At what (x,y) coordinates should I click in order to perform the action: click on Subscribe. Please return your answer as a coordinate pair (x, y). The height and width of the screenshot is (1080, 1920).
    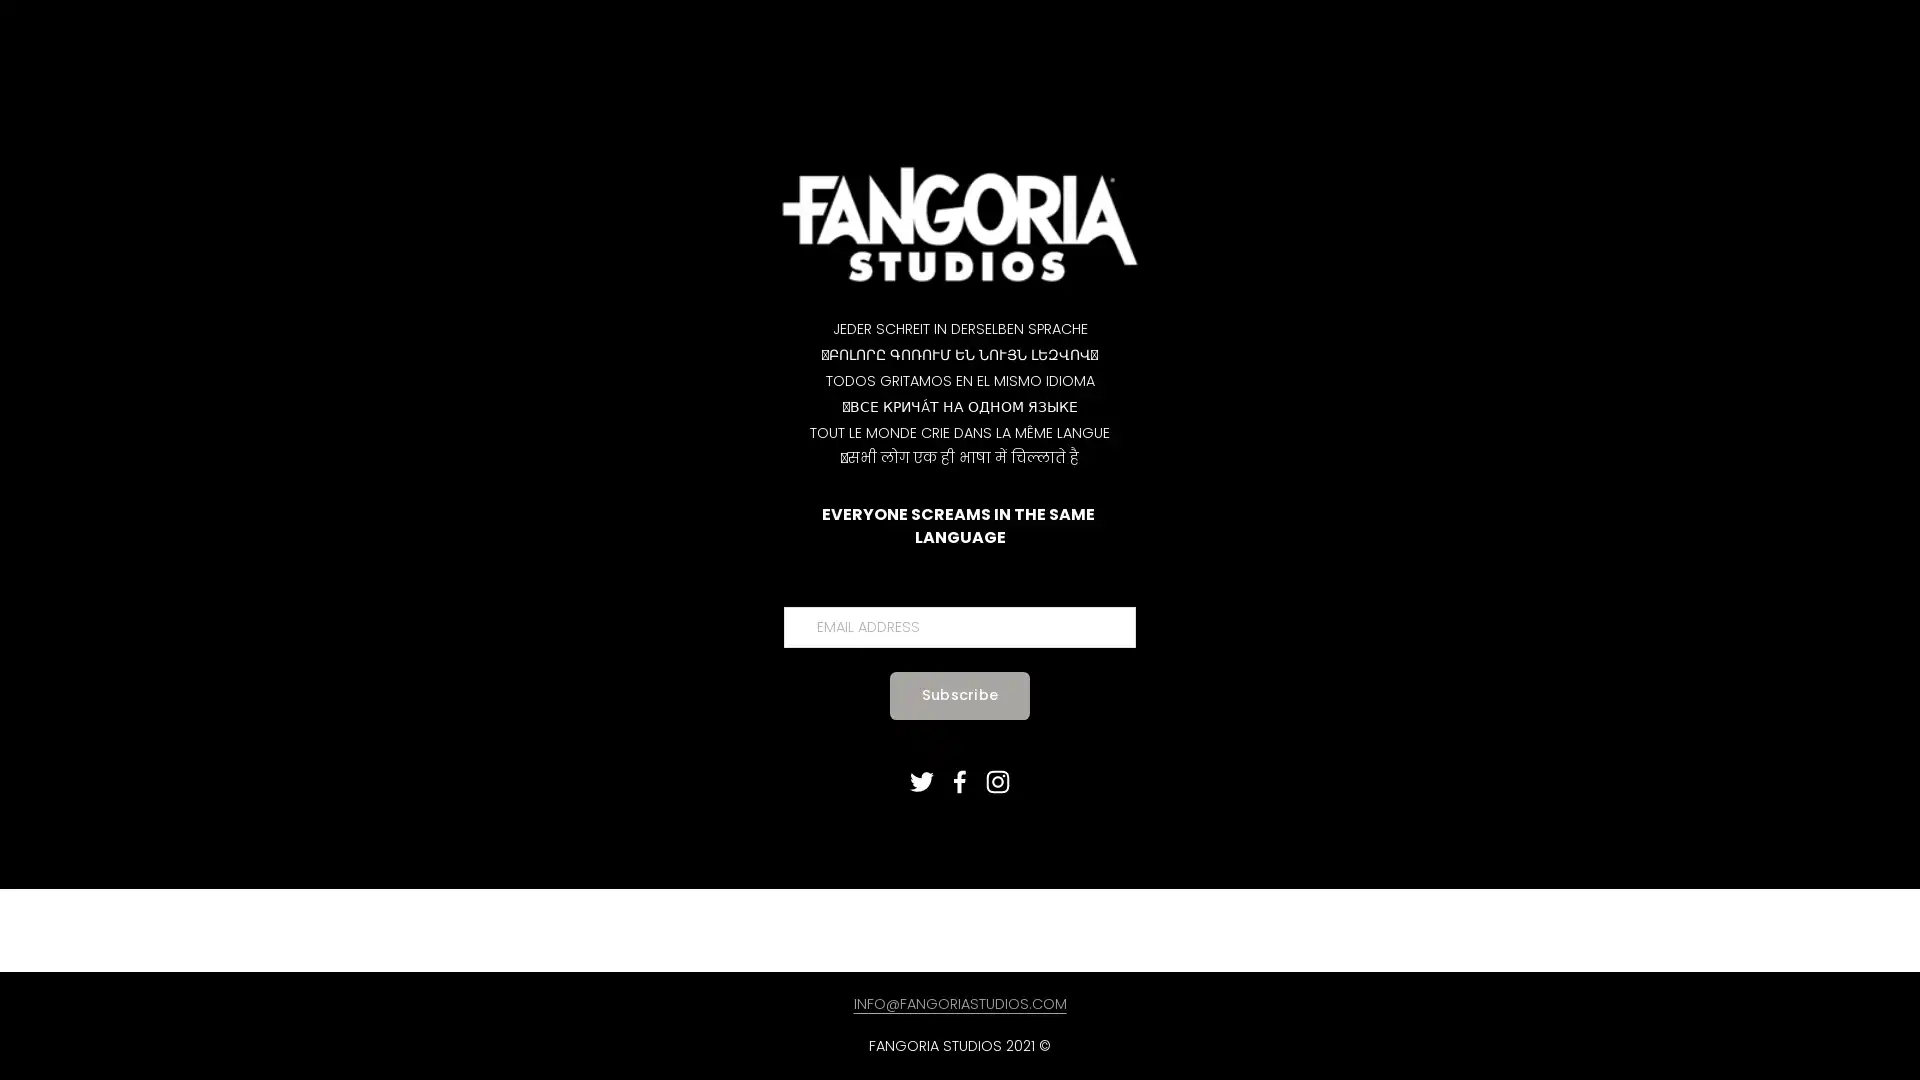
    Looking at the image, I should click on (958, 694).